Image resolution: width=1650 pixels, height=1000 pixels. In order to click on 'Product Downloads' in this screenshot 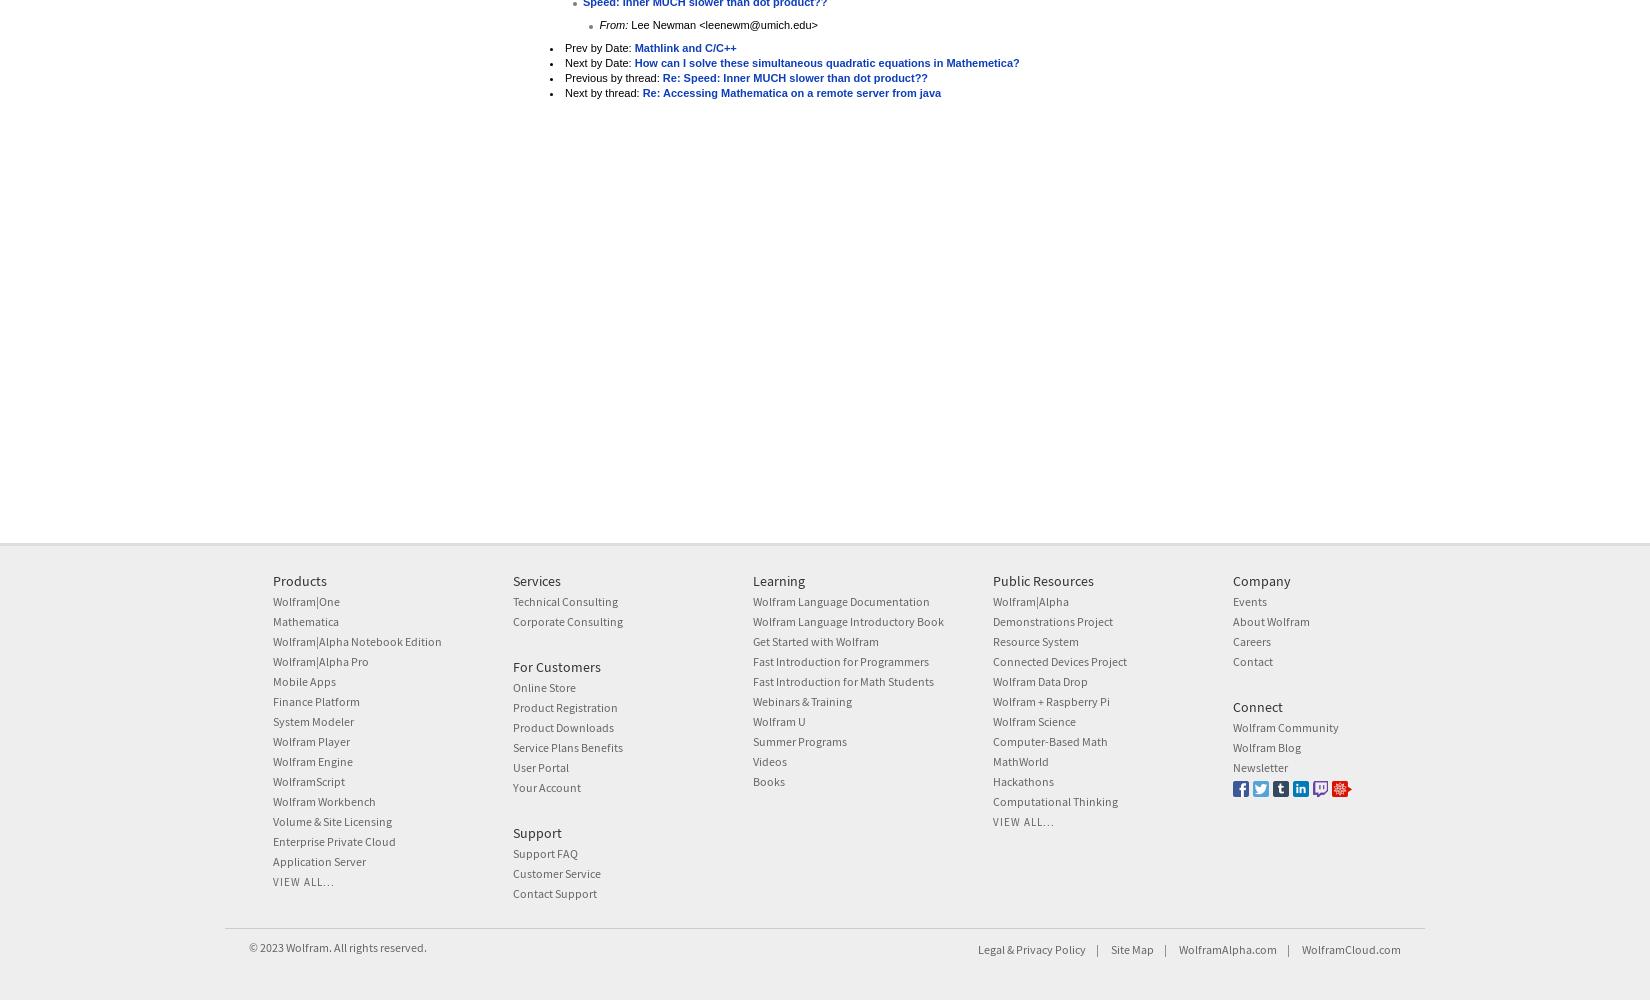, I will do `click(511, 725)`.